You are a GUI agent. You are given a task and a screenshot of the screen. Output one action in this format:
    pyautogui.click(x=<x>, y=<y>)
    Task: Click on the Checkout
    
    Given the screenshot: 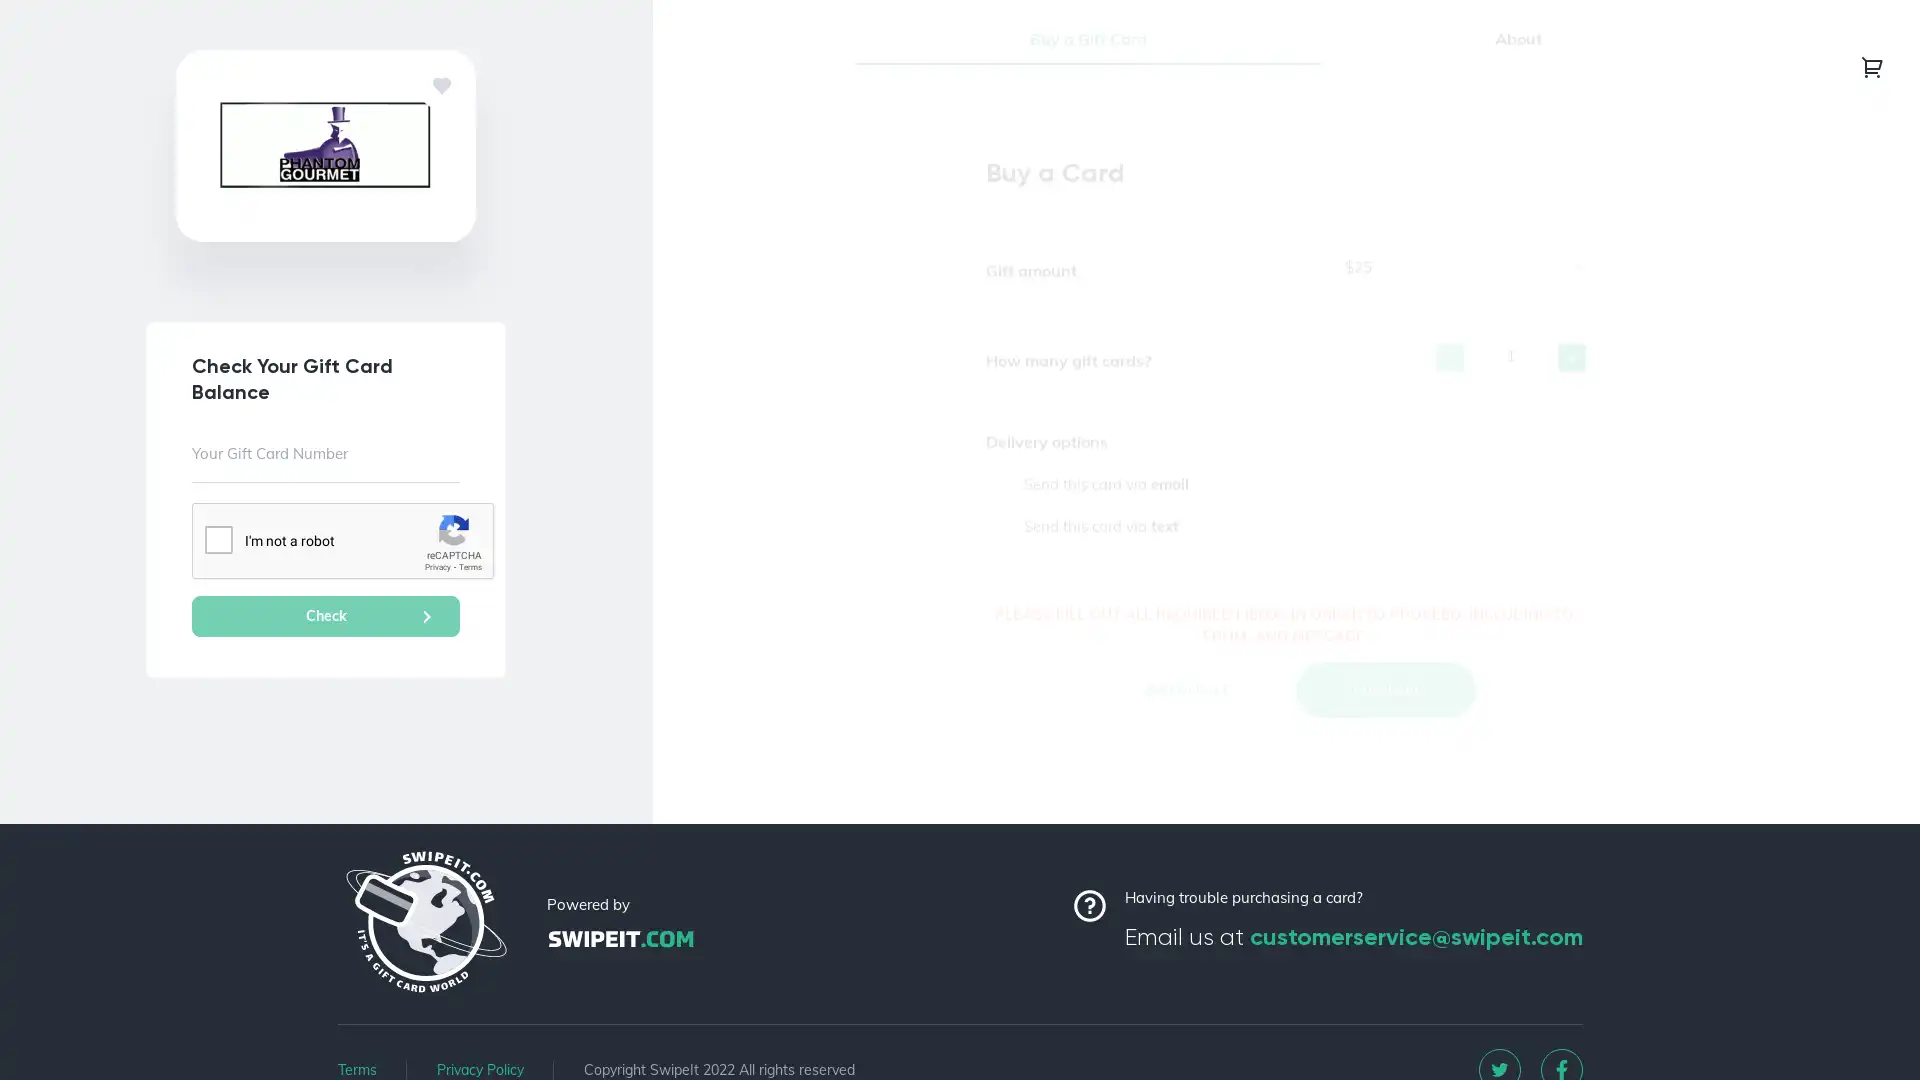 What is the action you would take?
    pyautogui.click(x=1385, y=715)
    